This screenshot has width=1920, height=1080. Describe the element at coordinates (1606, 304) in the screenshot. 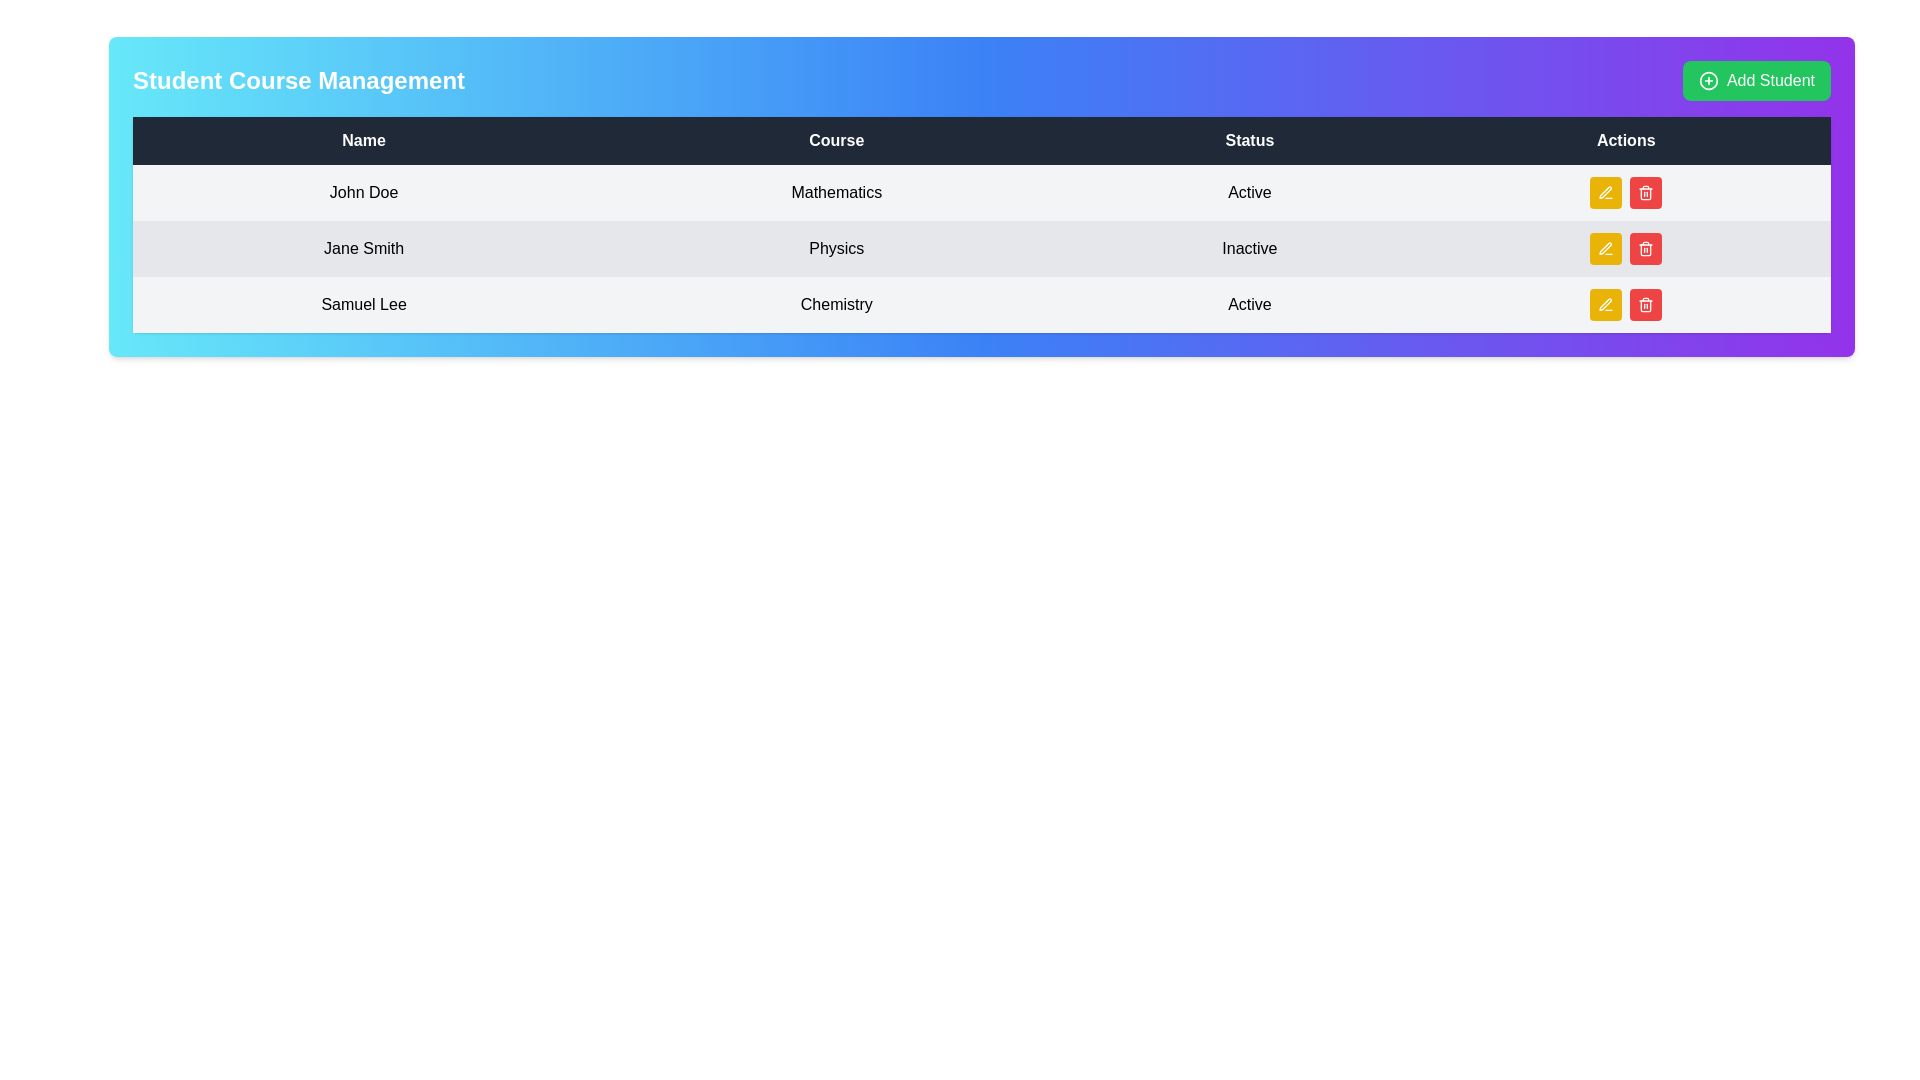

I see `the icon button resembling a pen or pencil in the last row of the table for the student 'Samuel Lee'` at that location.